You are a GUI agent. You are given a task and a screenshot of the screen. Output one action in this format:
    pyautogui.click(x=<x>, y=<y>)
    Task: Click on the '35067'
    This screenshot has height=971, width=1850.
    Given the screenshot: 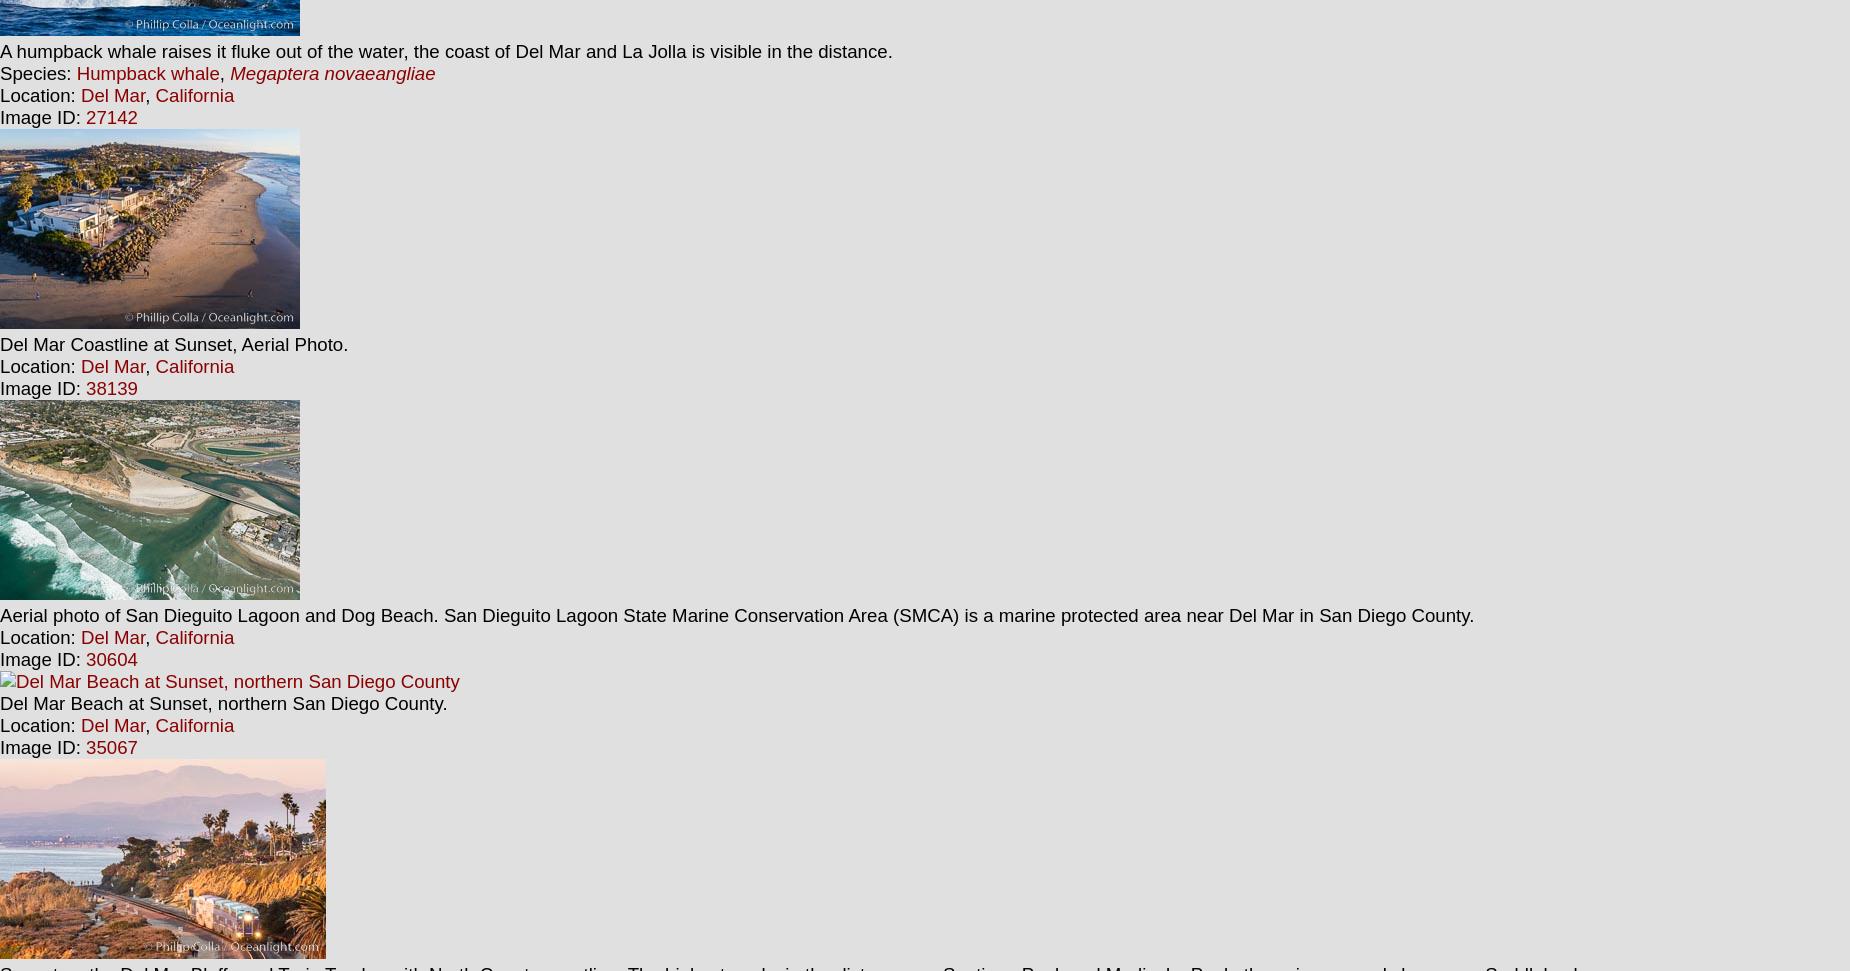 What is the action you would take?
    pyautogui.click(x=110, y=746)
    